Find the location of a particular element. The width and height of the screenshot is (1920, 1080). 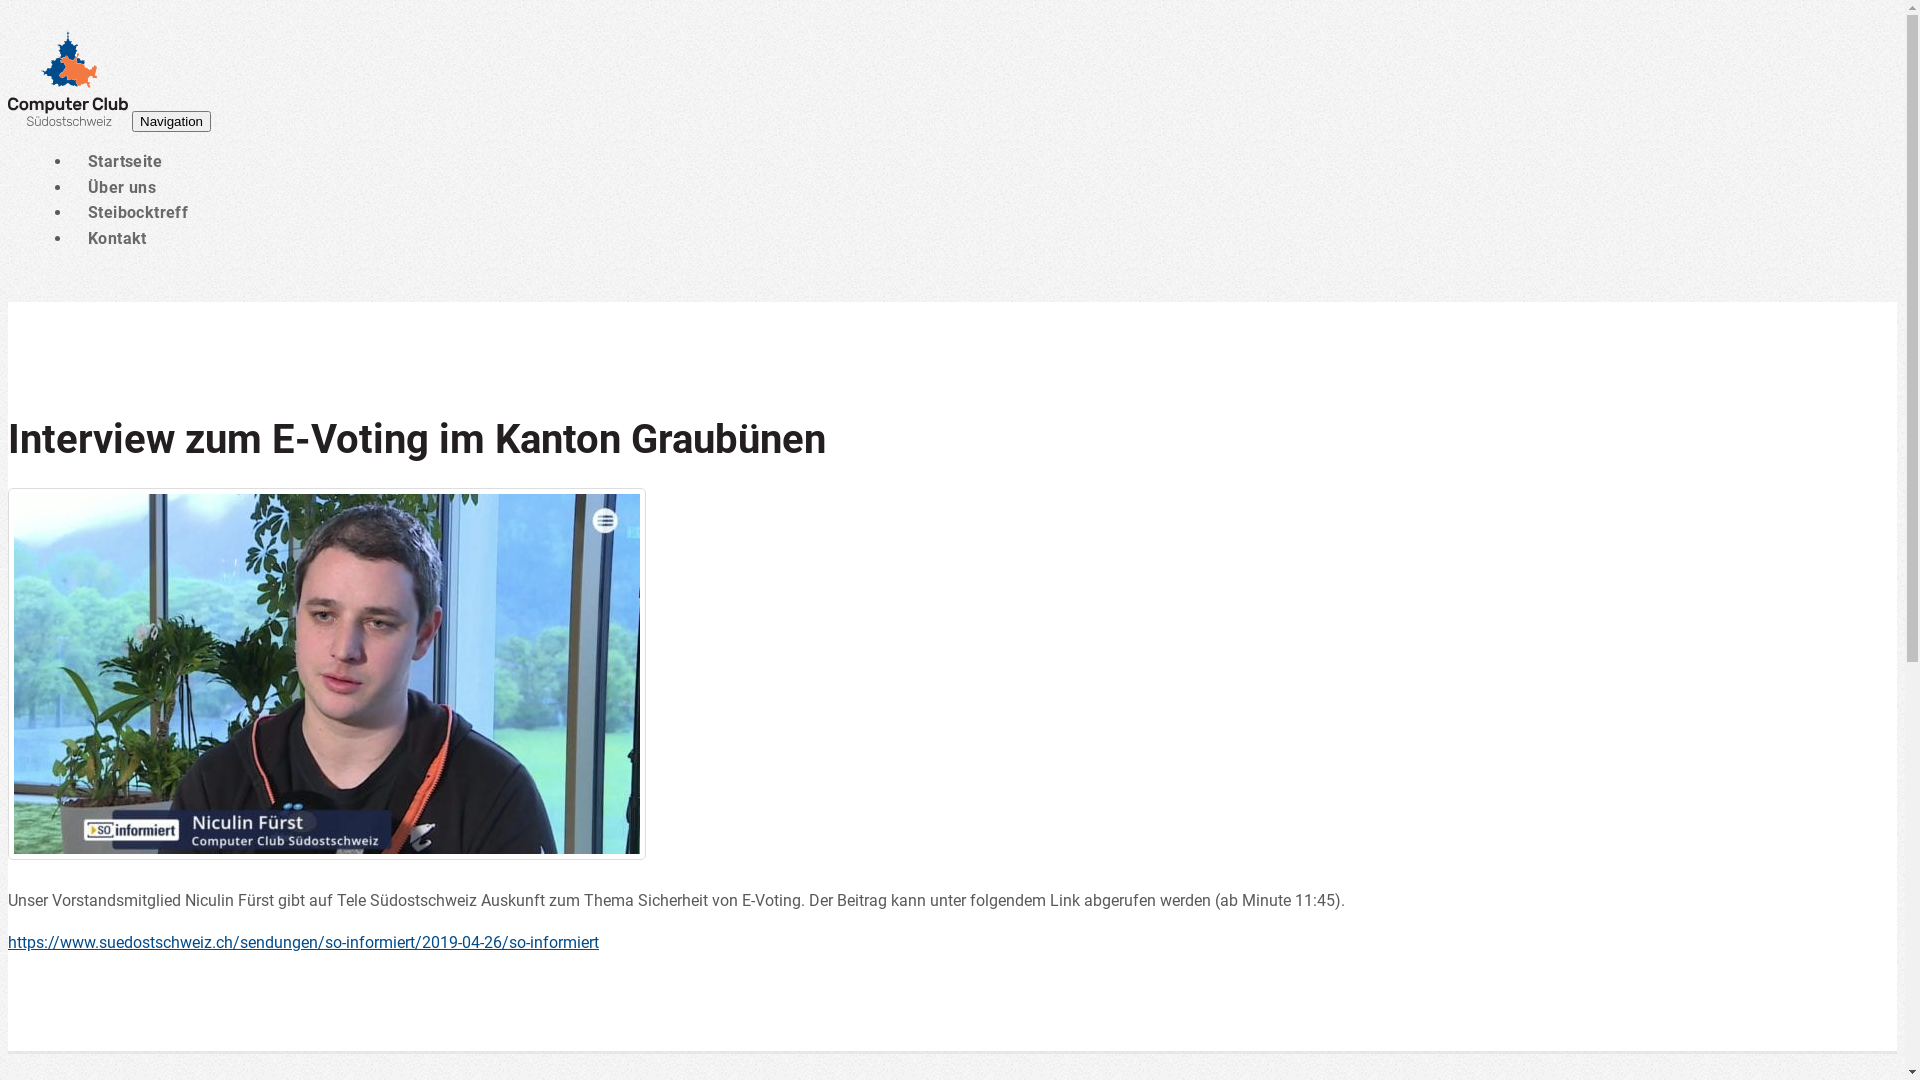

'Kontakt' is located at coordinates (72, 237).